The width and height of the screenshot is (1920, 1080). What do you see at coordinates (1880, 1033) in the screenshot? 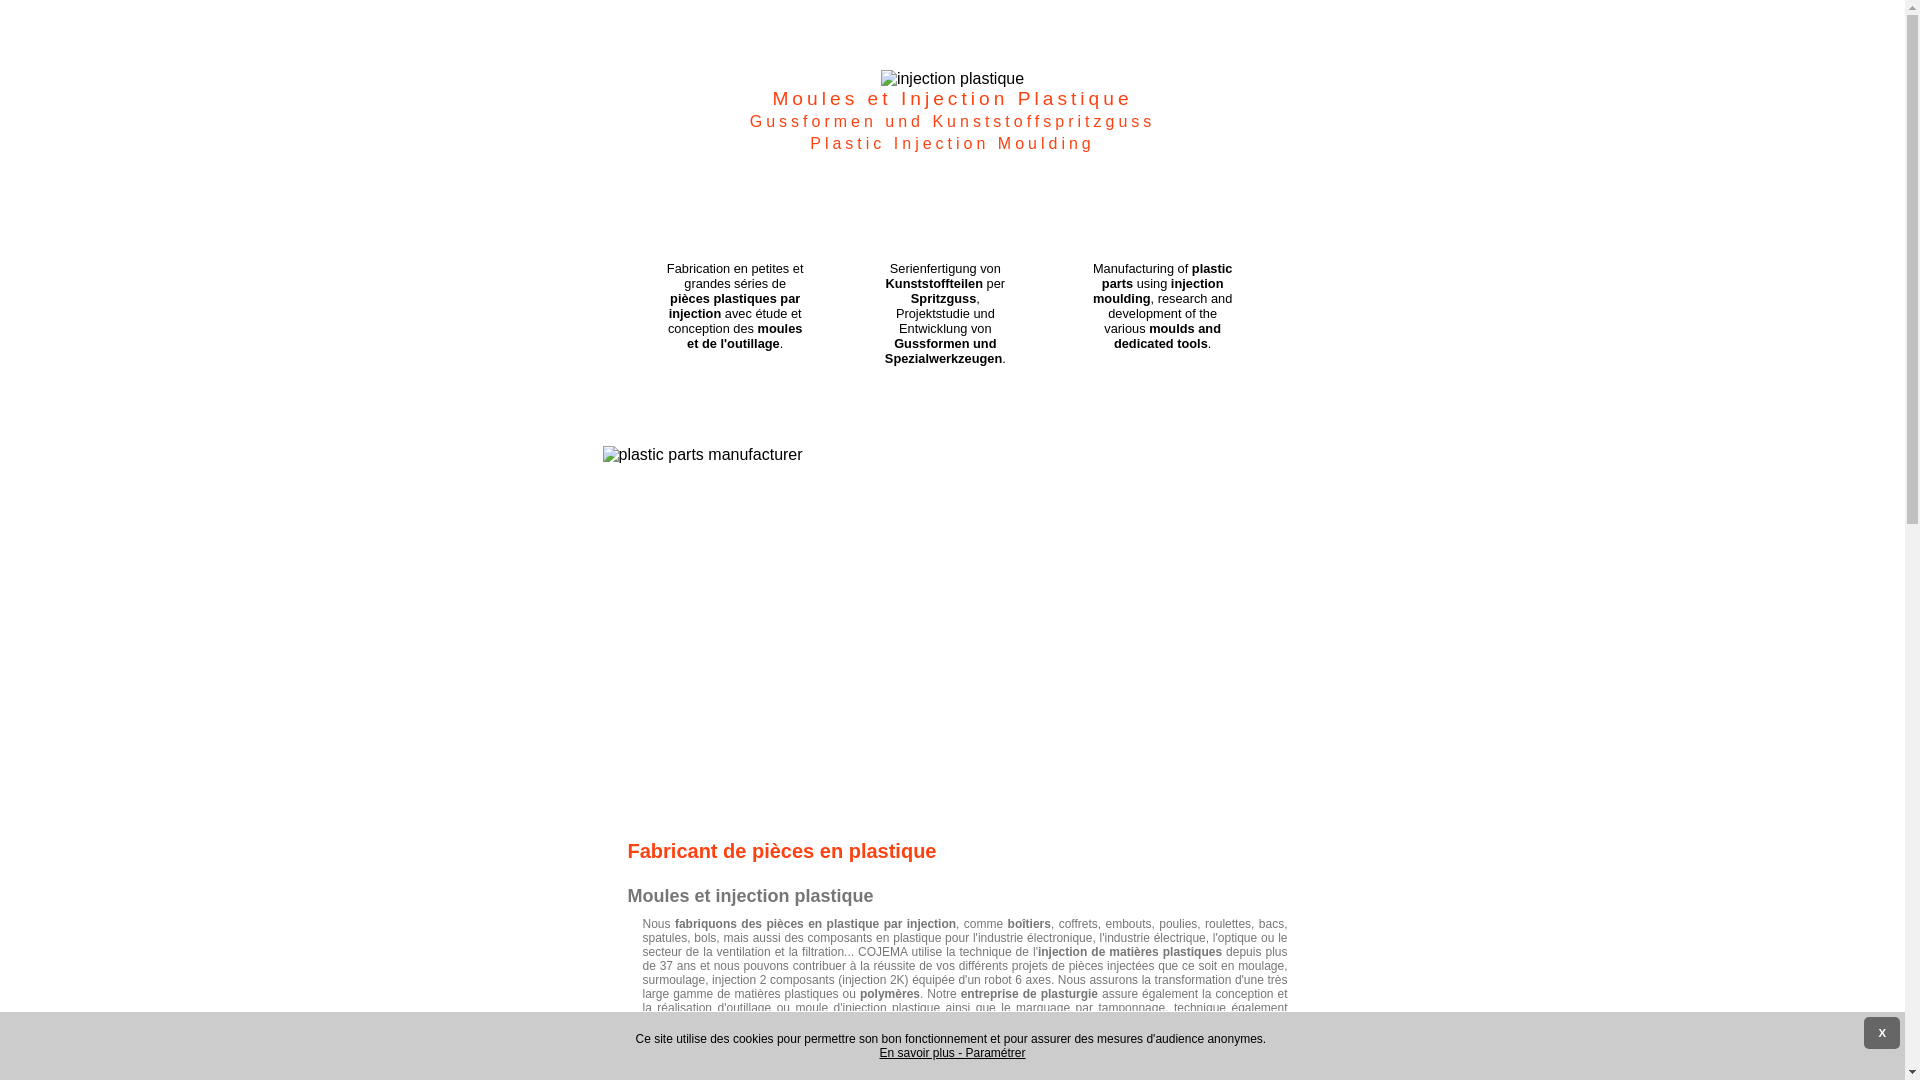
I see `'X'` at bounding box center [1880, 1033].